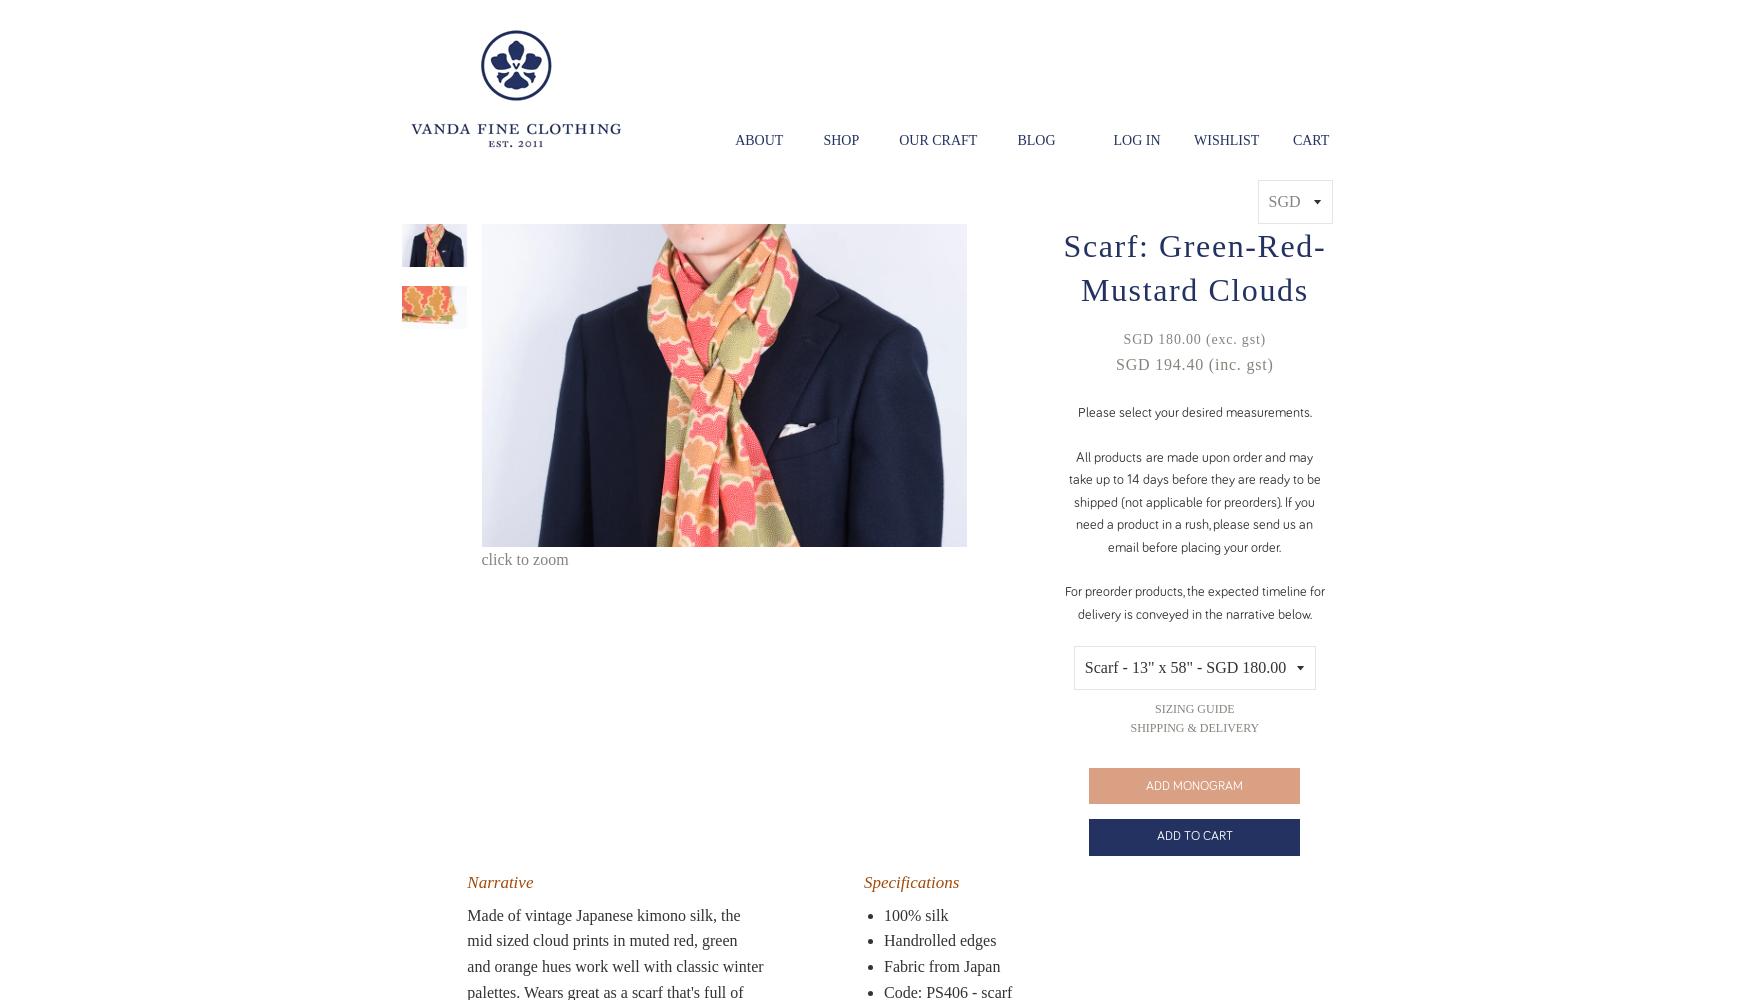  Describe the element at coordinates (941, 964) in the screenshot. I see `'Fabric from Japan'` at that location.